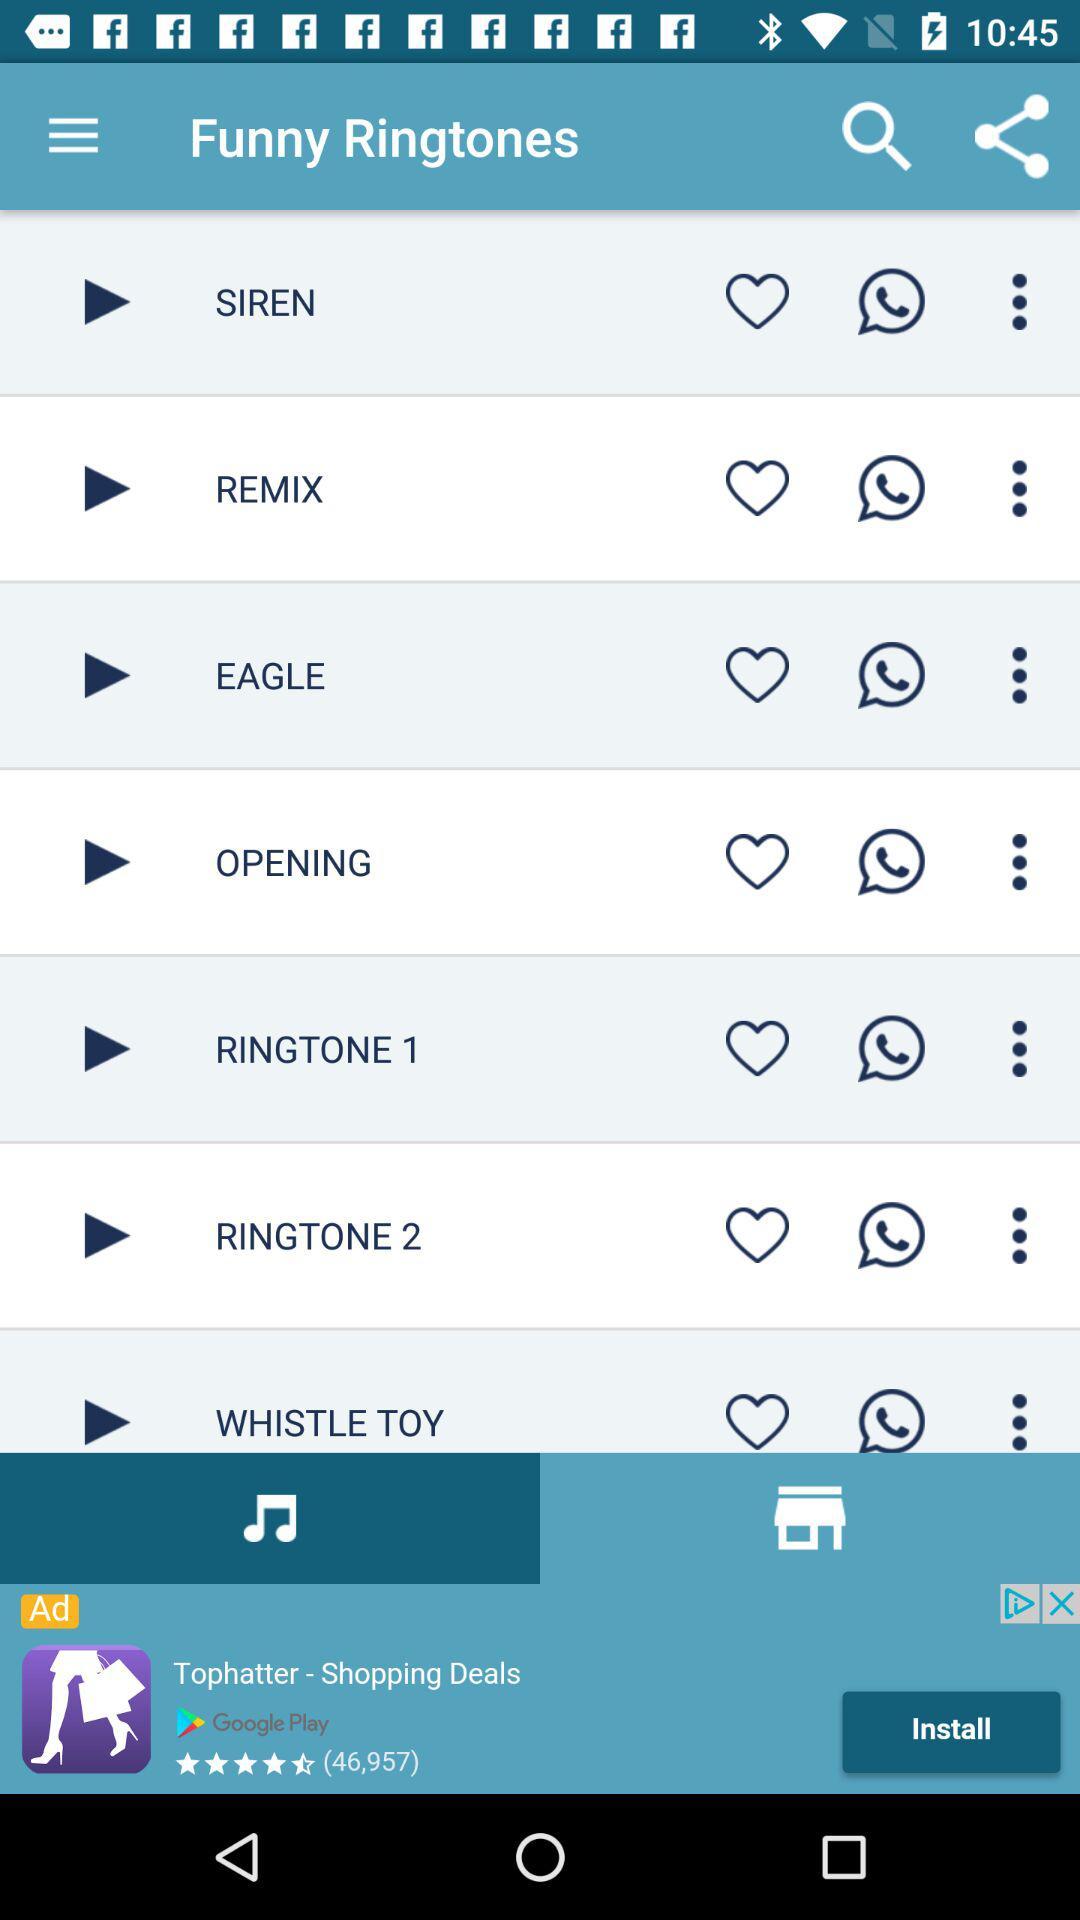 This screenshot has height=1920, width=1080. What do you see at coordinates (107, 675) in the screenshot?
I see `button` at bounding box center [107, 675].